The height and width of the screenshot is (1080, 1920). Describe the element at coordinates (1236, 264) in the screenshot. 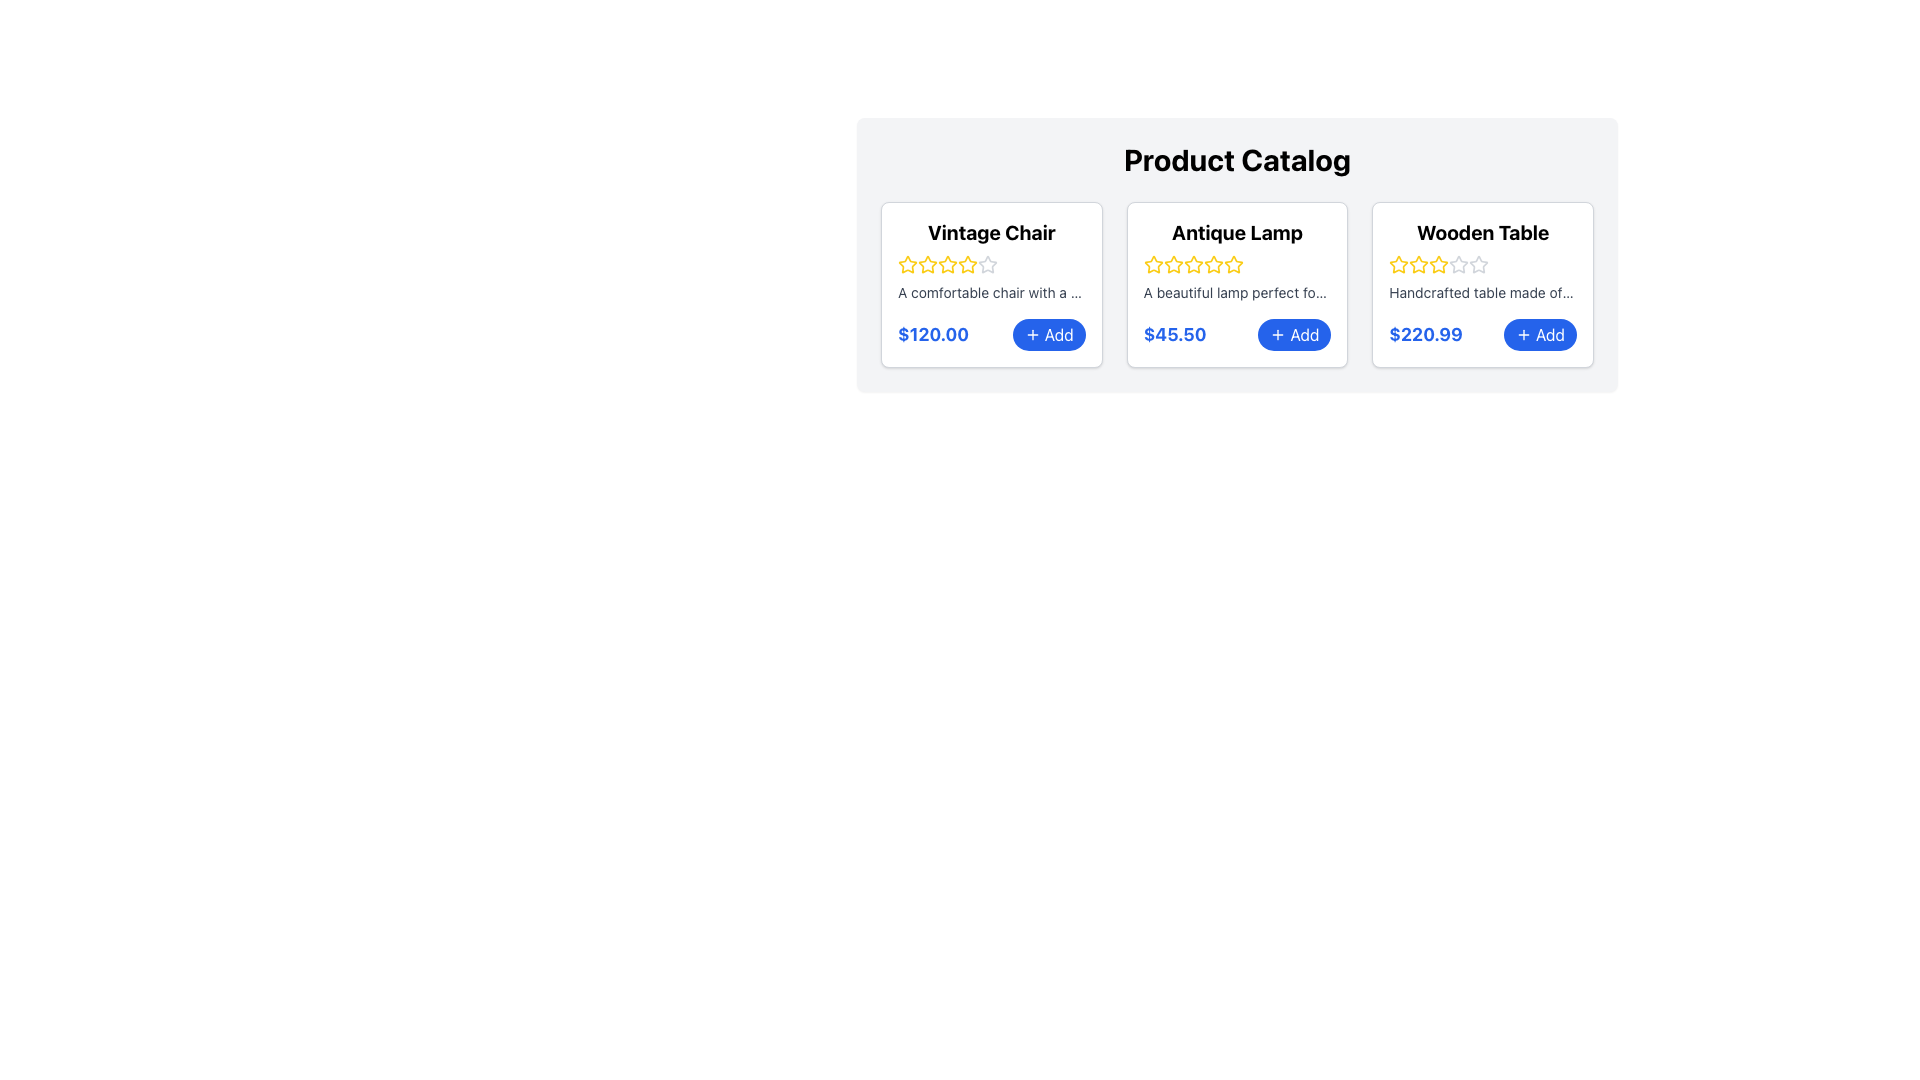

I see `the Rating indicator composed of visual elements (stars) for the product 'Antique Lamp', which is located in the center card of the product catalog just below its title` at that location.